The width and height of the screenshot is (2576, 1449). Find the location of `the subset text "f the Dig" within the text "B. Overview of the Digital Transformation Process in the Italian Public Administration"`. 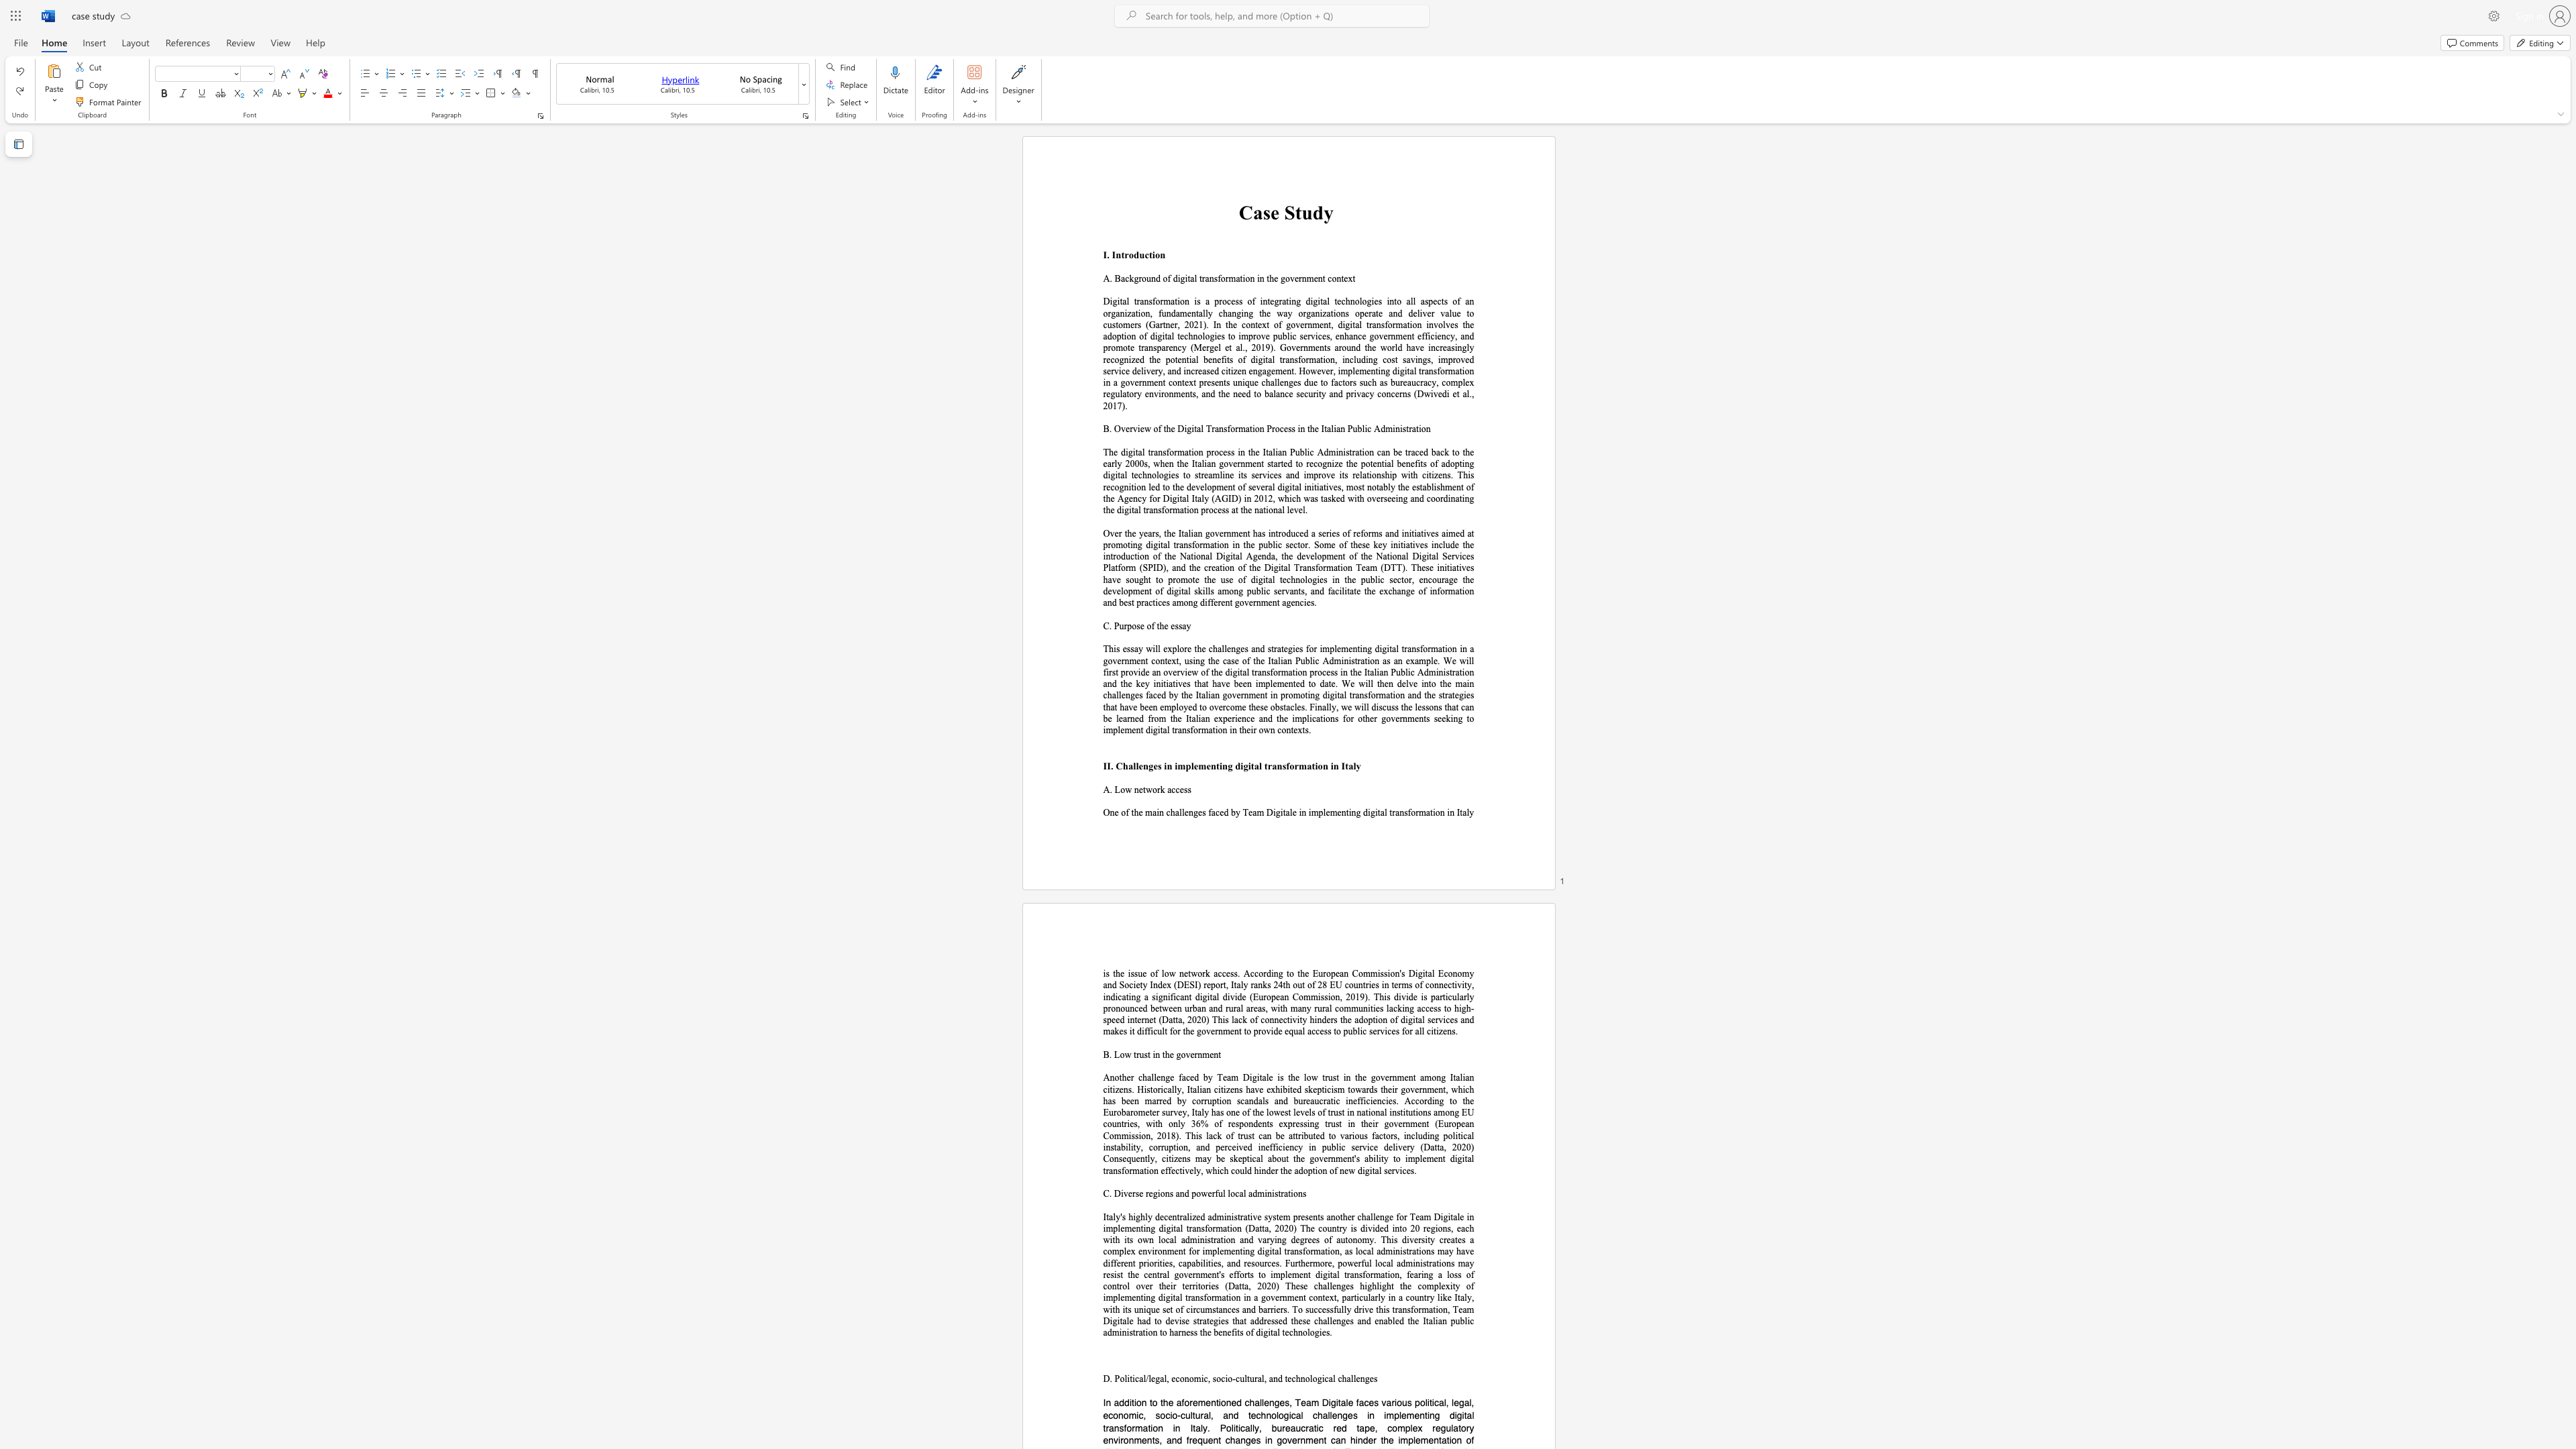

the subset text "f the Dig" within the text "B. Overview of the Digital Transformation Process in the Italian Public Administration" is located at coordinates (1157, 427).